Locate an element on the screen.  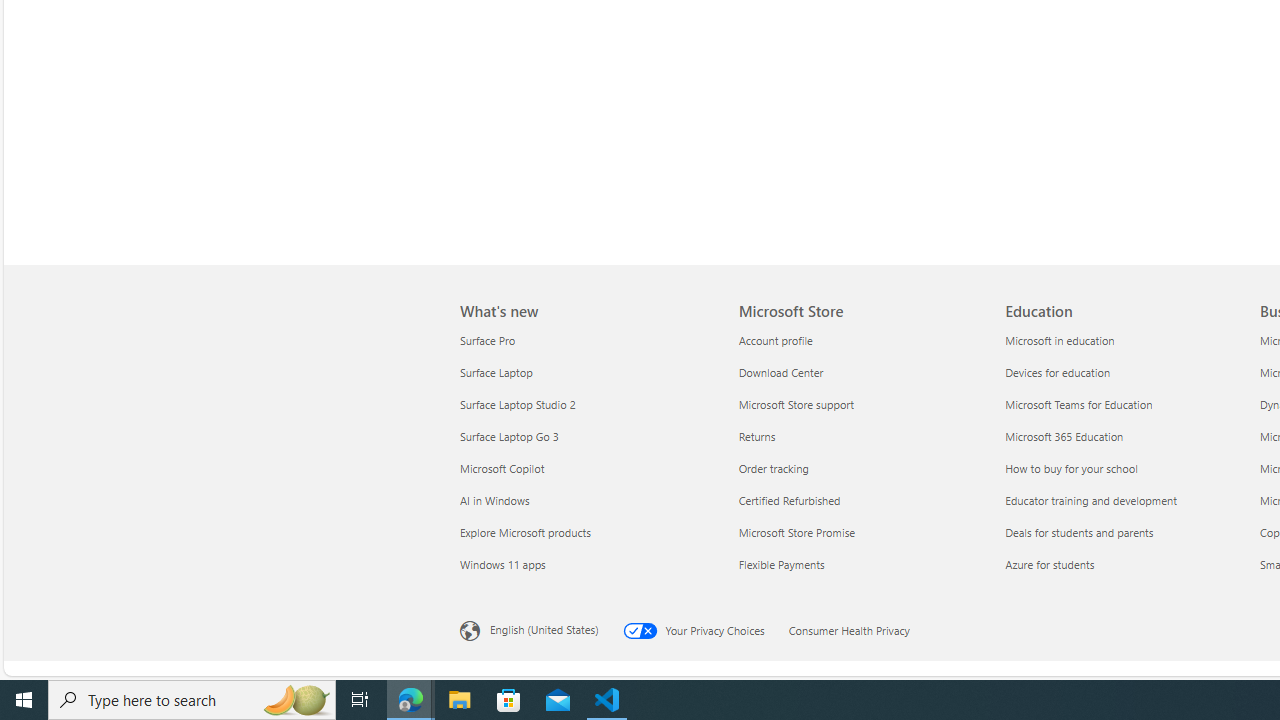
'Certified Refurbished' is located at coordinates (860, 499).